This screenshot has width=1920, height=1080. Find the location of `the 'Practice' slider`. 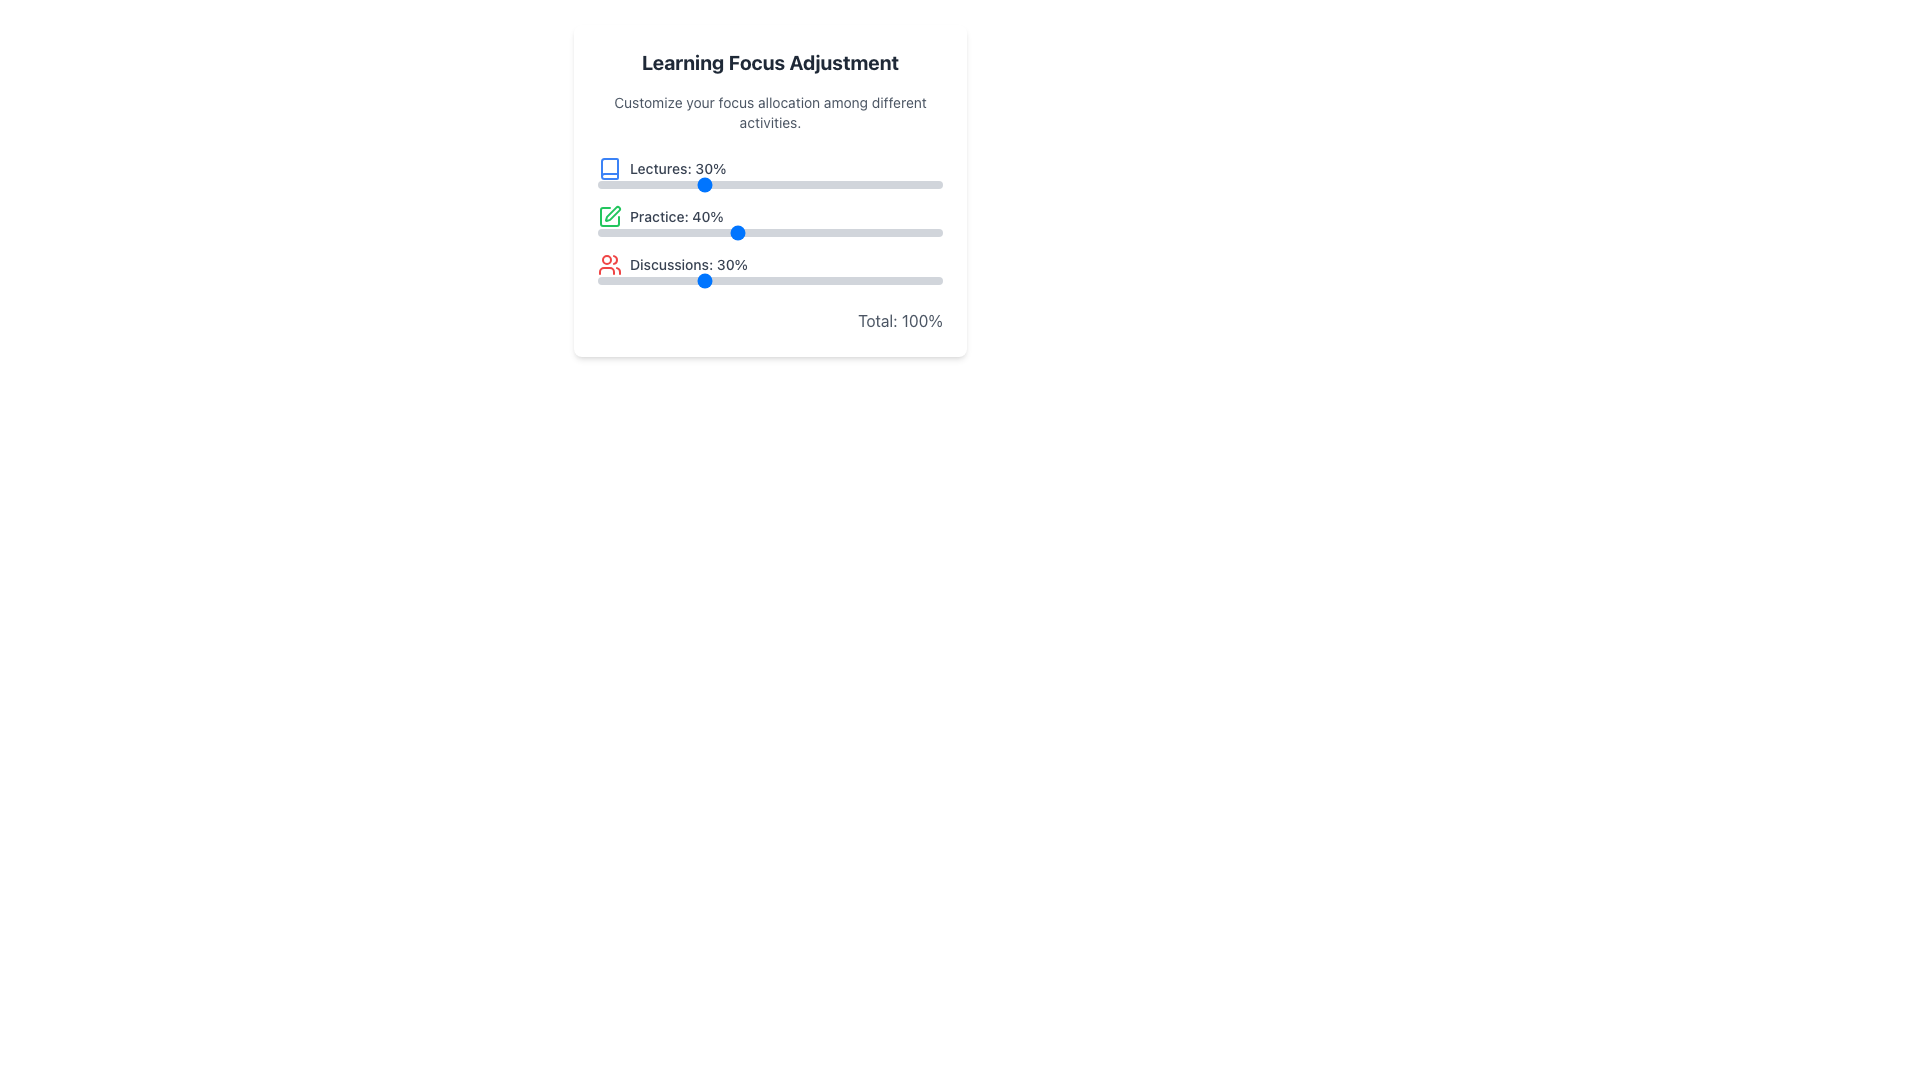

the 'Practice' slider is located at coordinates (867, 231).